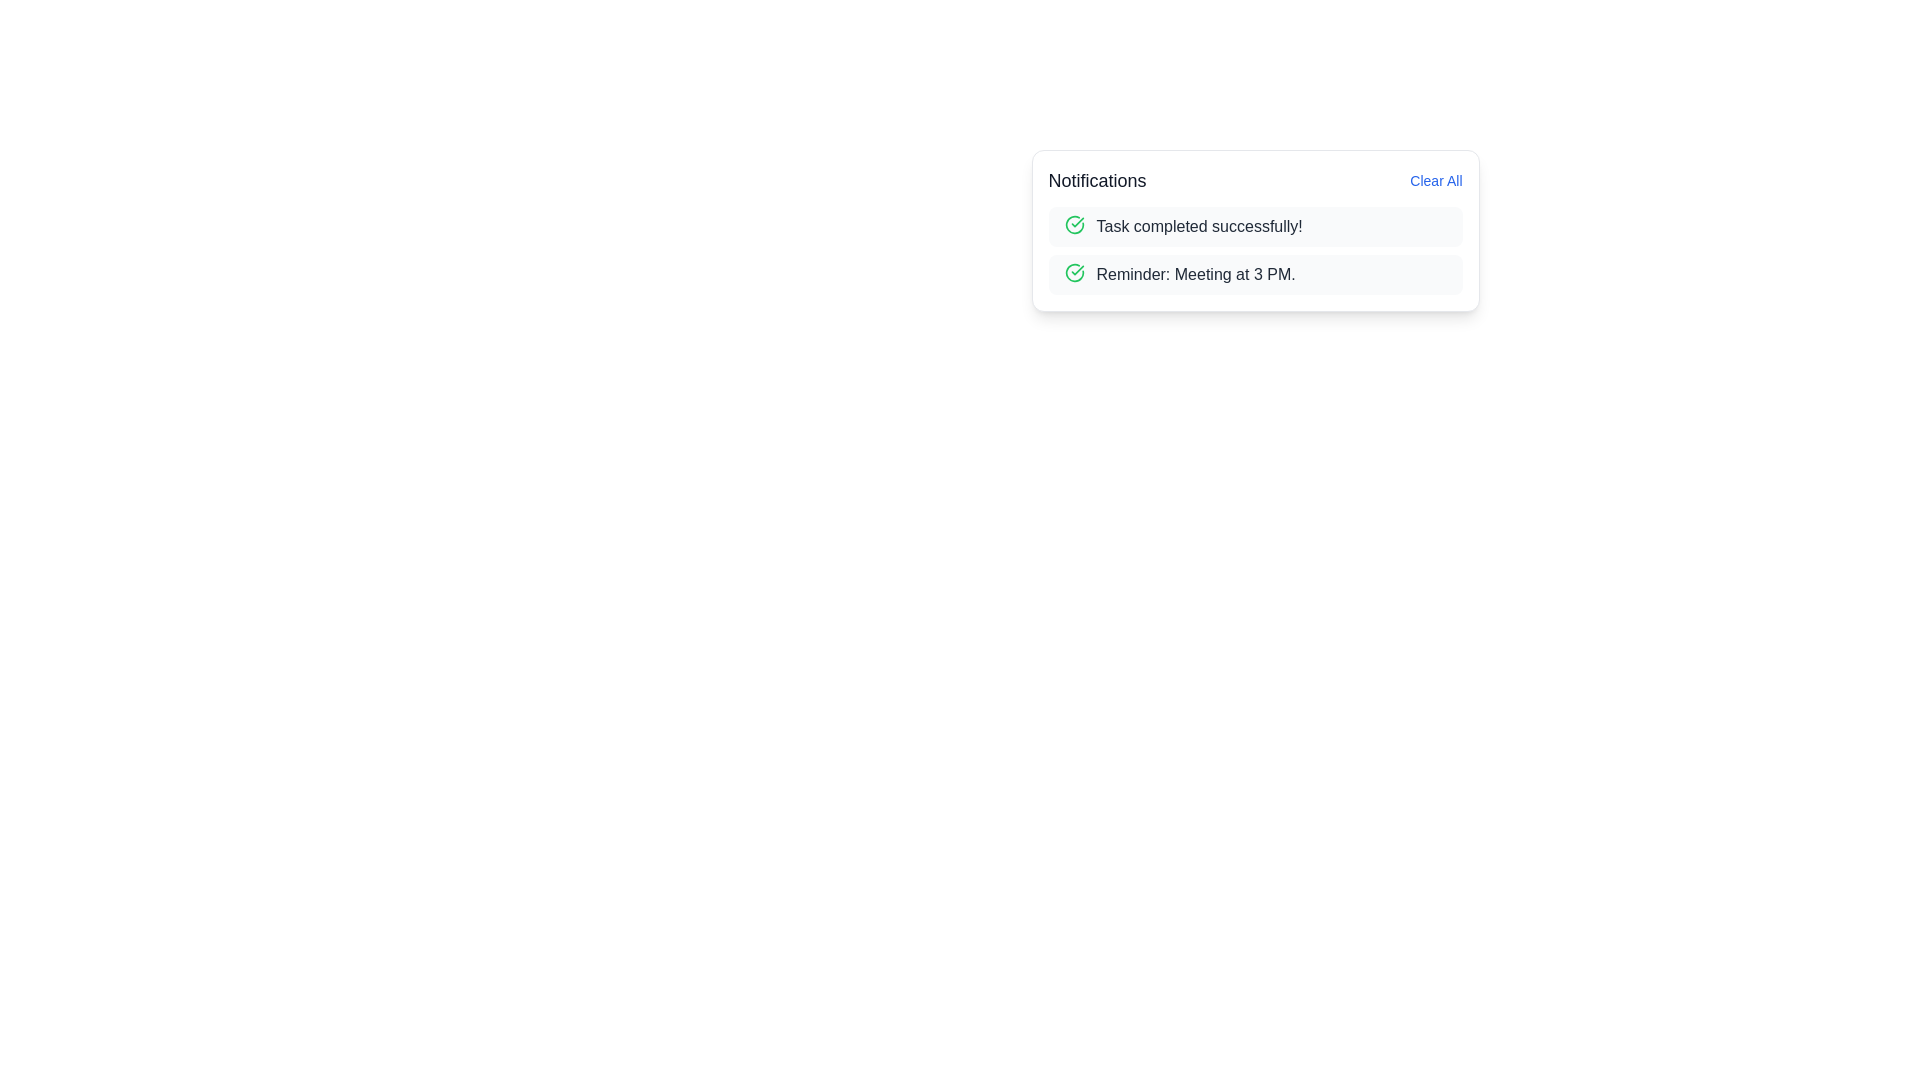 The image size is (1920, 1080). I want to click on the text label indicating successful task completion, located within the second notification entry, to the right of the green check icon, so click(1199, 226).